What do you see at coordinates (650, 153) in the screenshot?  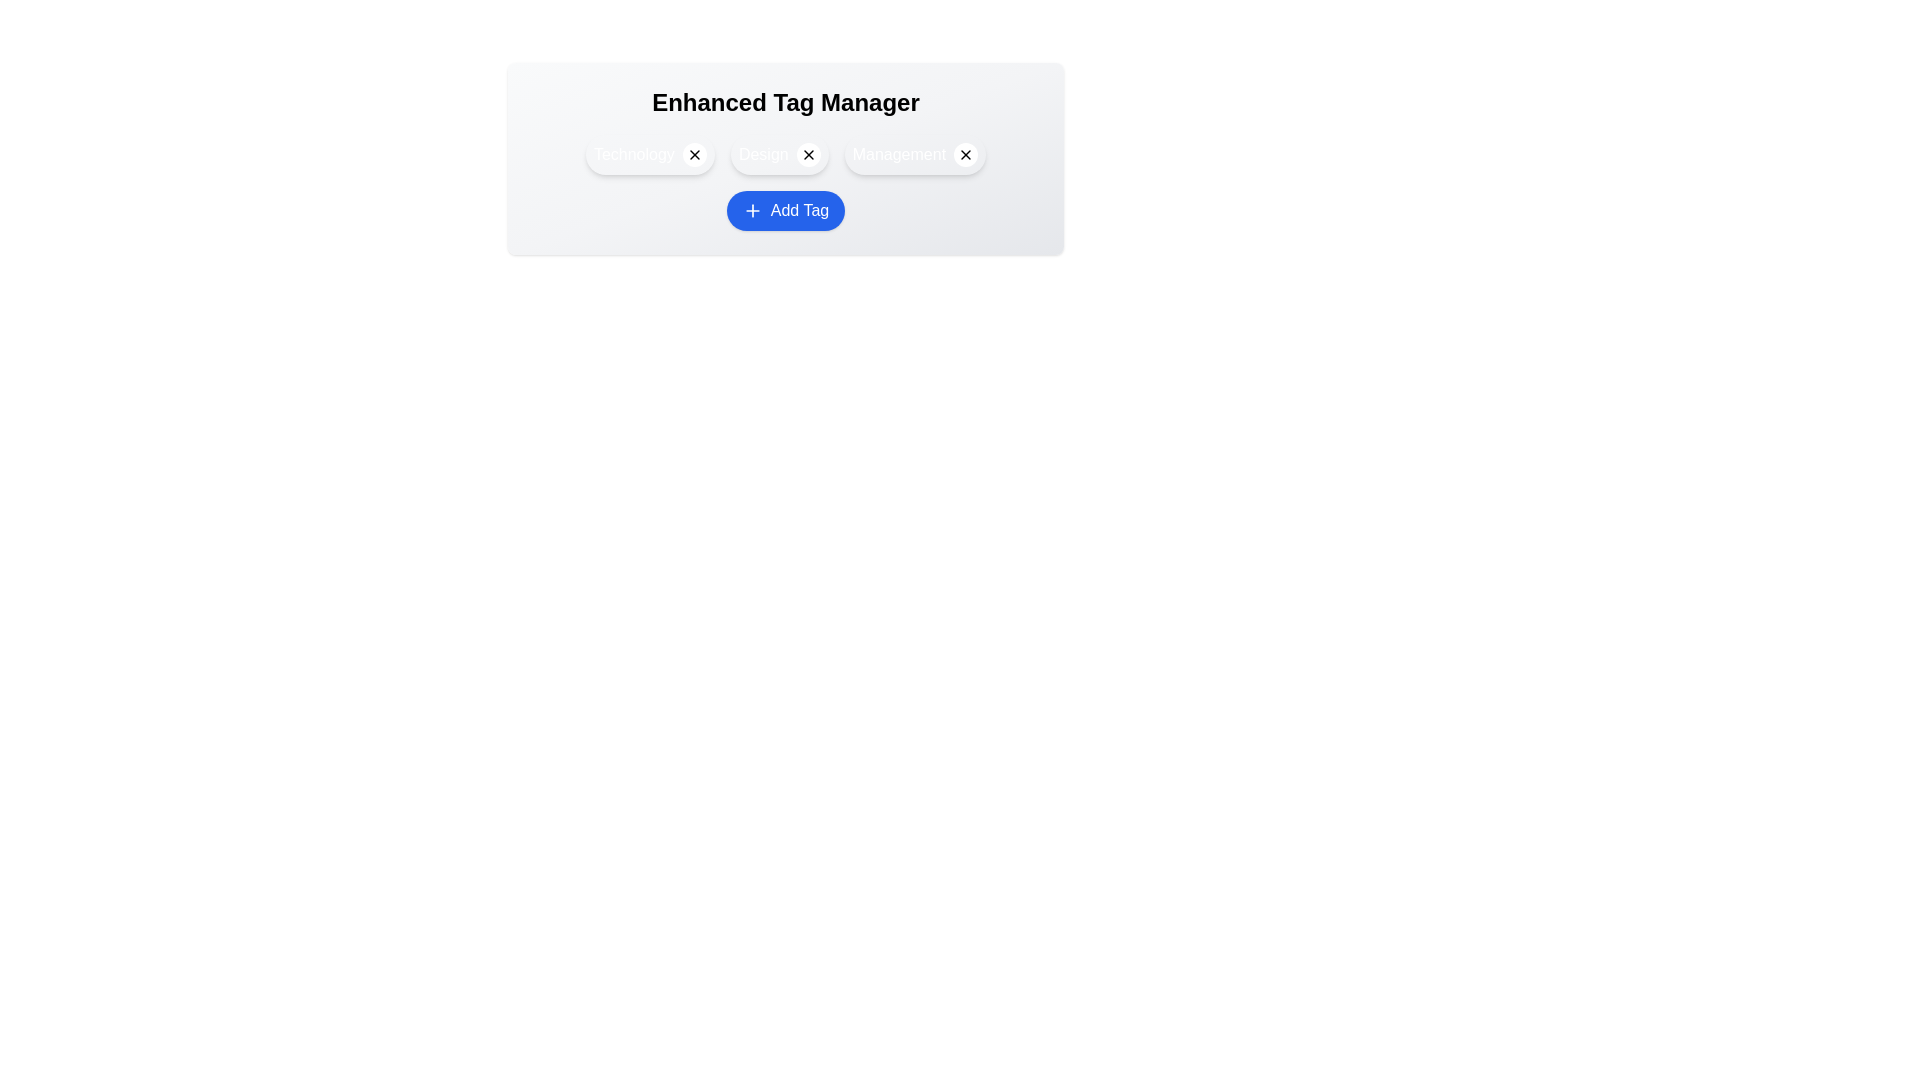 I see `the tag labeled Technology` at bounding box center [650, 153].